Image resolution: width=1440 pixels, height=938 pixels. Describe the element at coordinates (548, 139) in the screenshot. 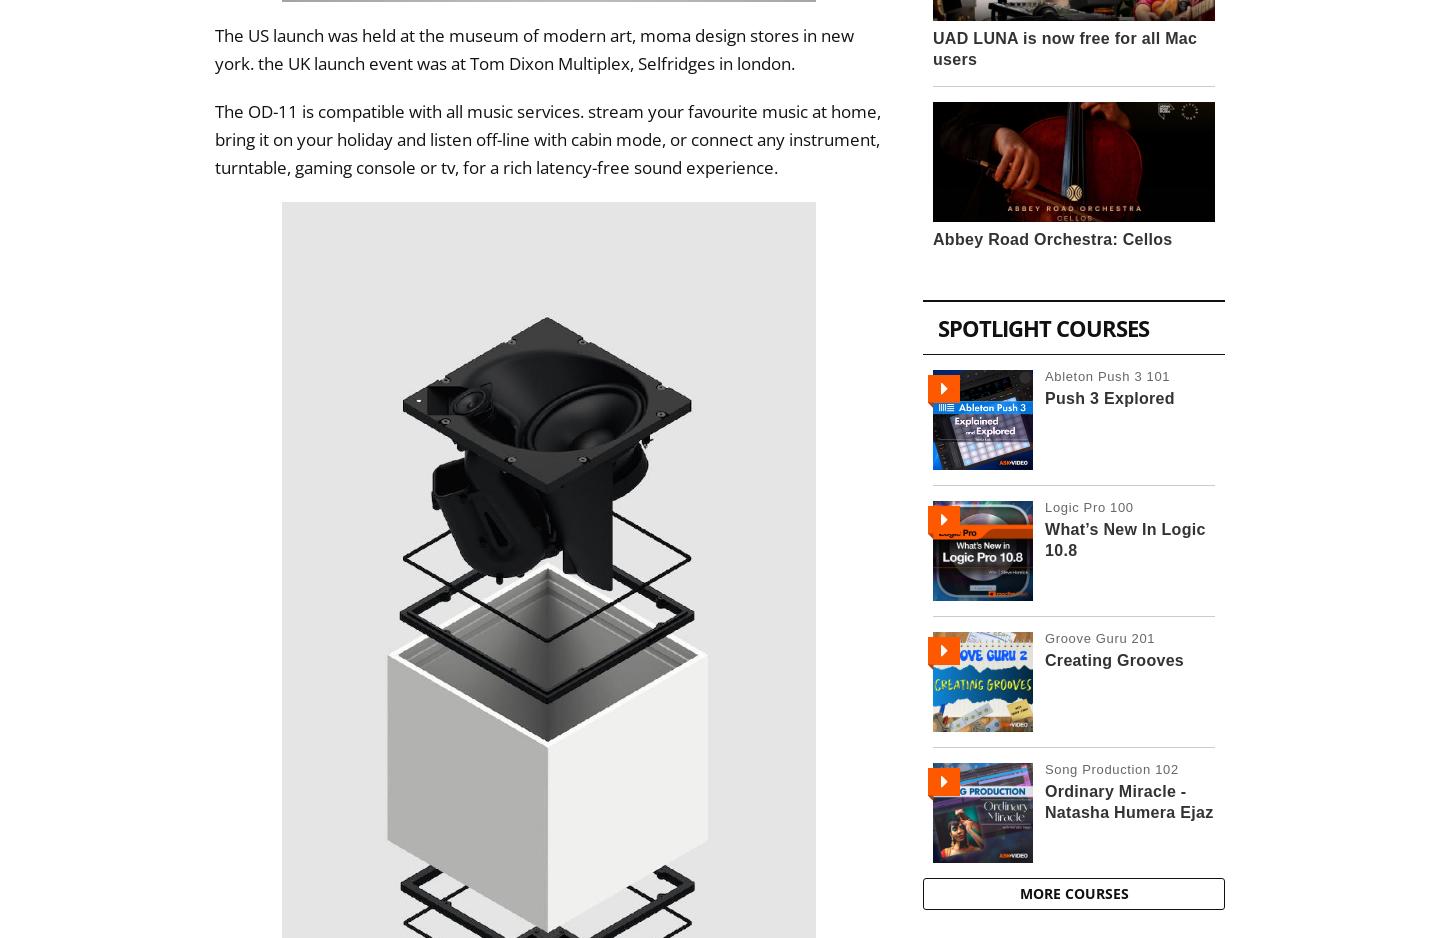

I see `'The OD-11 is compatible with all music services. stream your favourite music at home, bring it on your holiday and listen off-line with cabin mode, or connect any instrument, turntable, gaming console or tv, for a rich latency-free sound experience.'` at that location.